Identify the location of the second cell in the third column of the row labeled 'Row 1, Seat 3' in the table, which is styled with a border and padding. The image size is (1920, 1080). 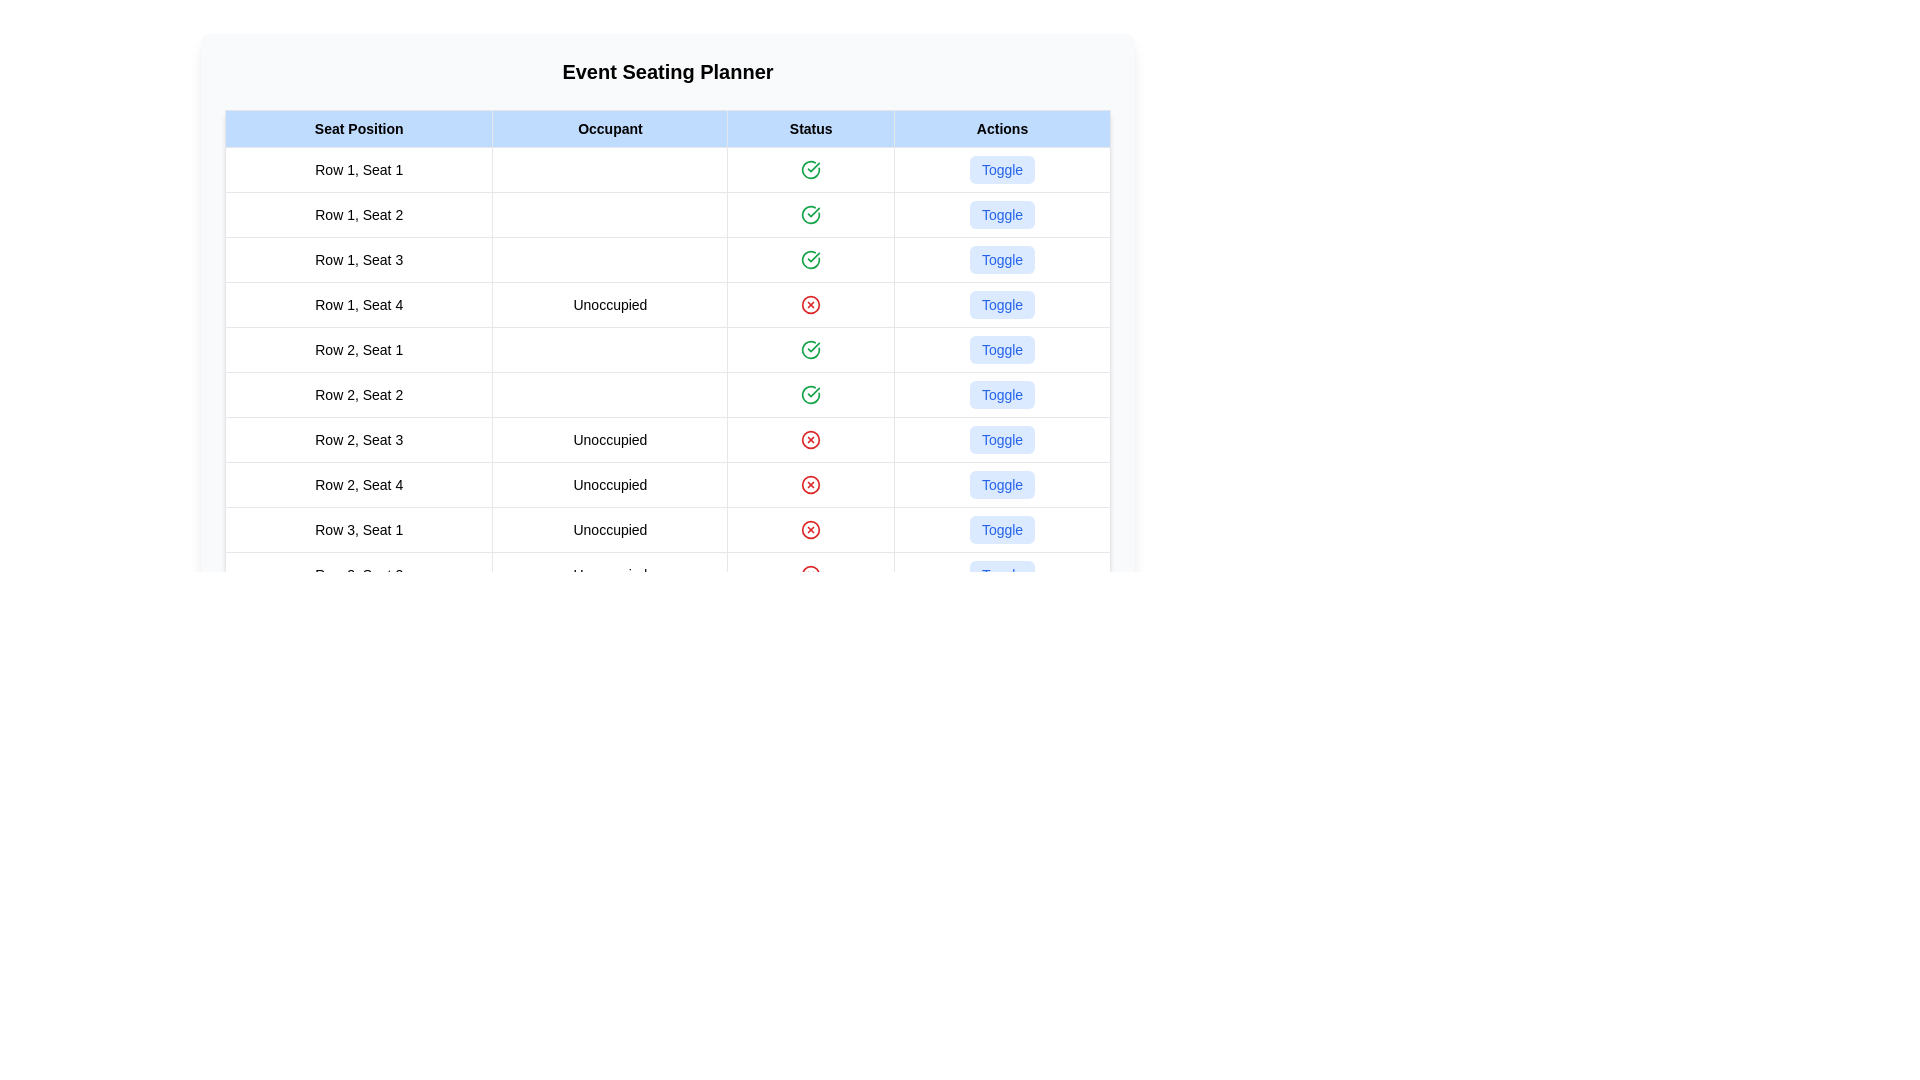
(609, 258).